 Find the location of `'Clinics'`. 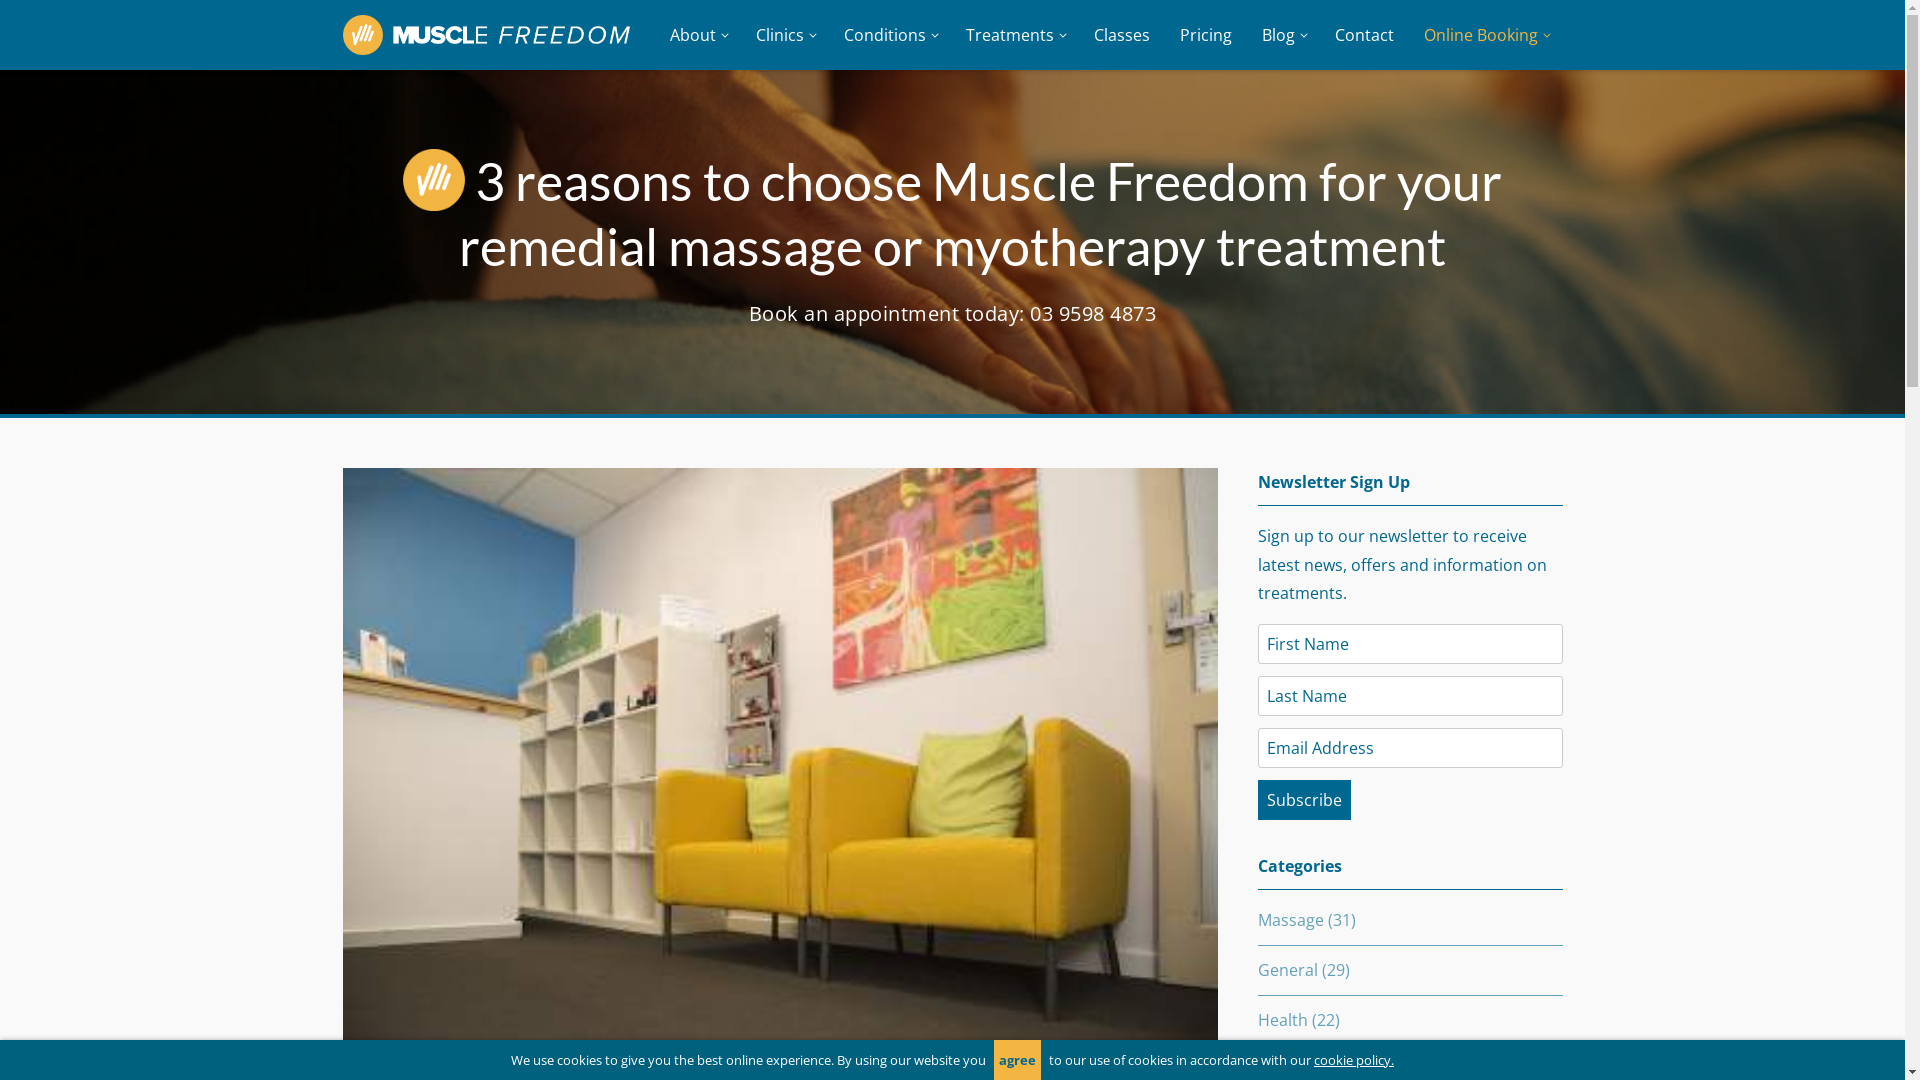

'Clinics' is located at coordinates (782, 34).